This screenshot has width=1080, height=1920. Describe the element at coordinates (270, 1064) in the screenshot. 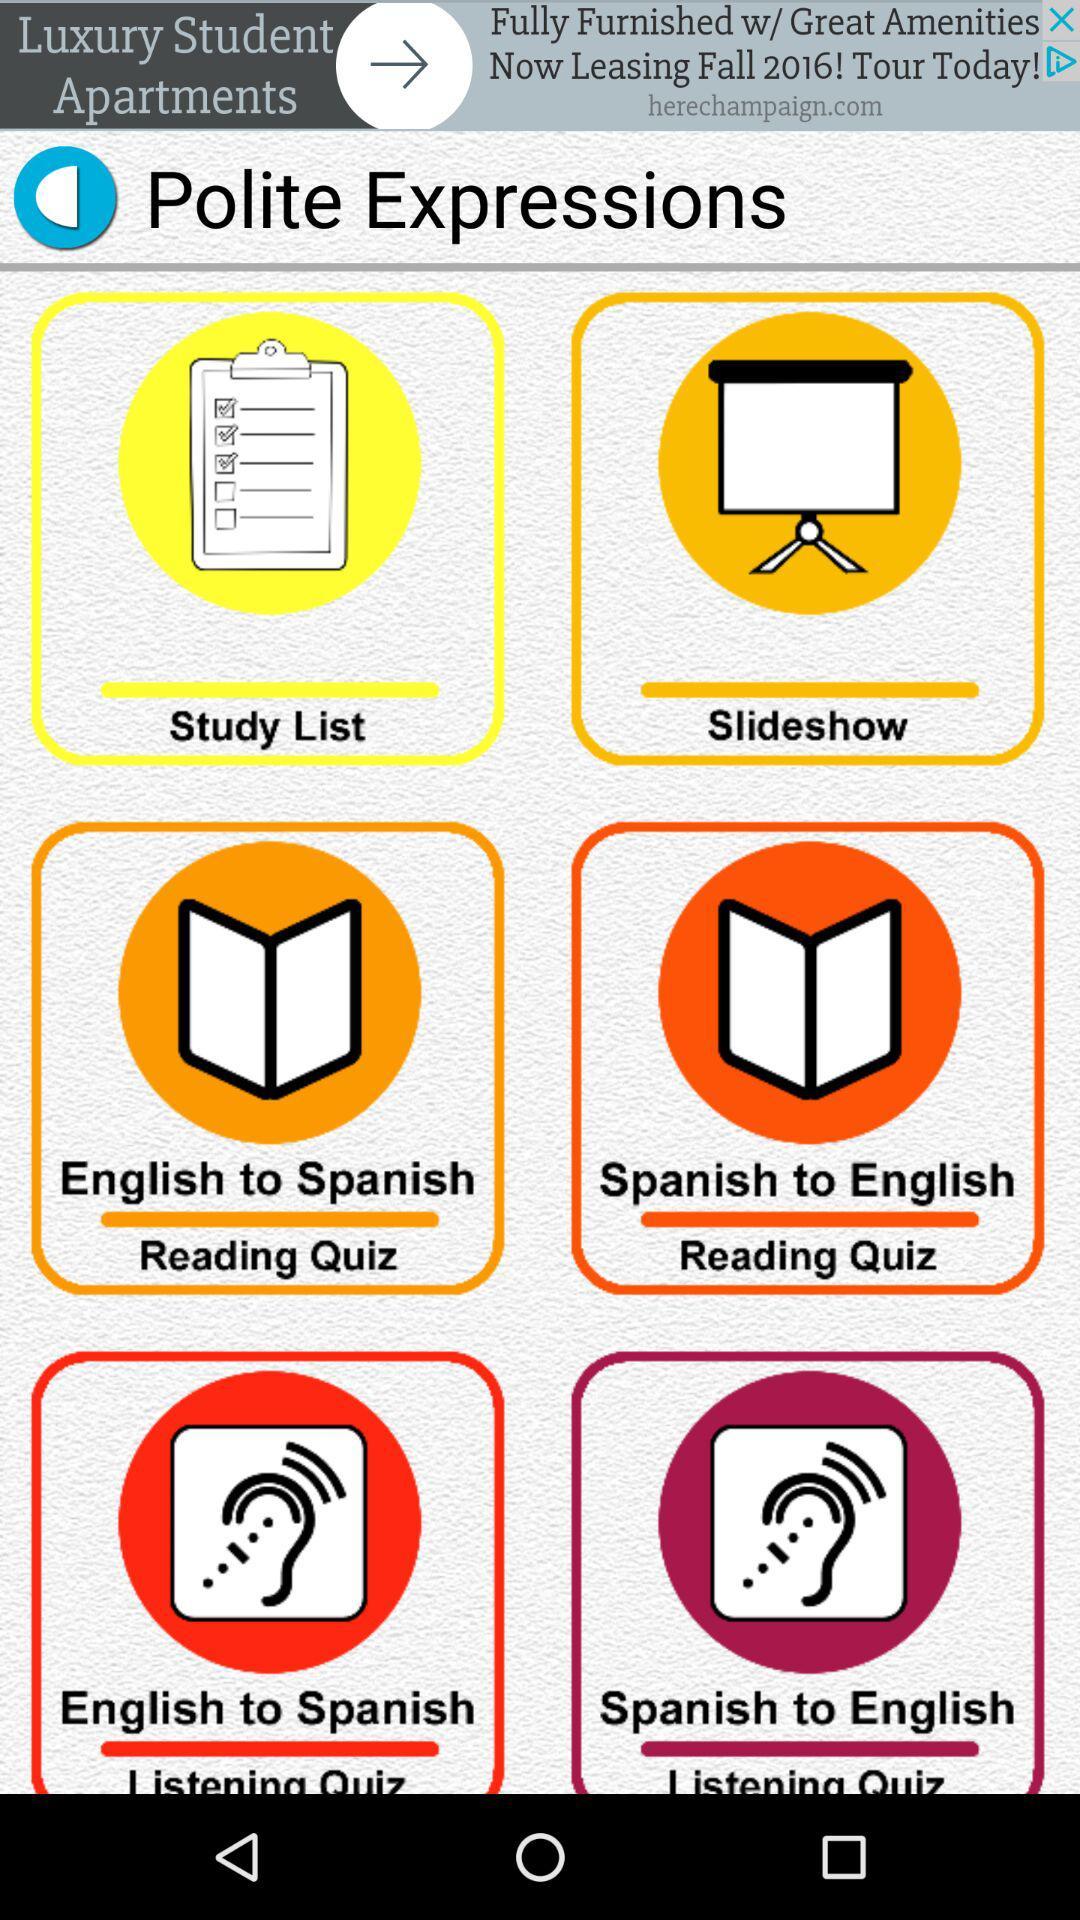

I see `choose english to spanish quiz` at that location.